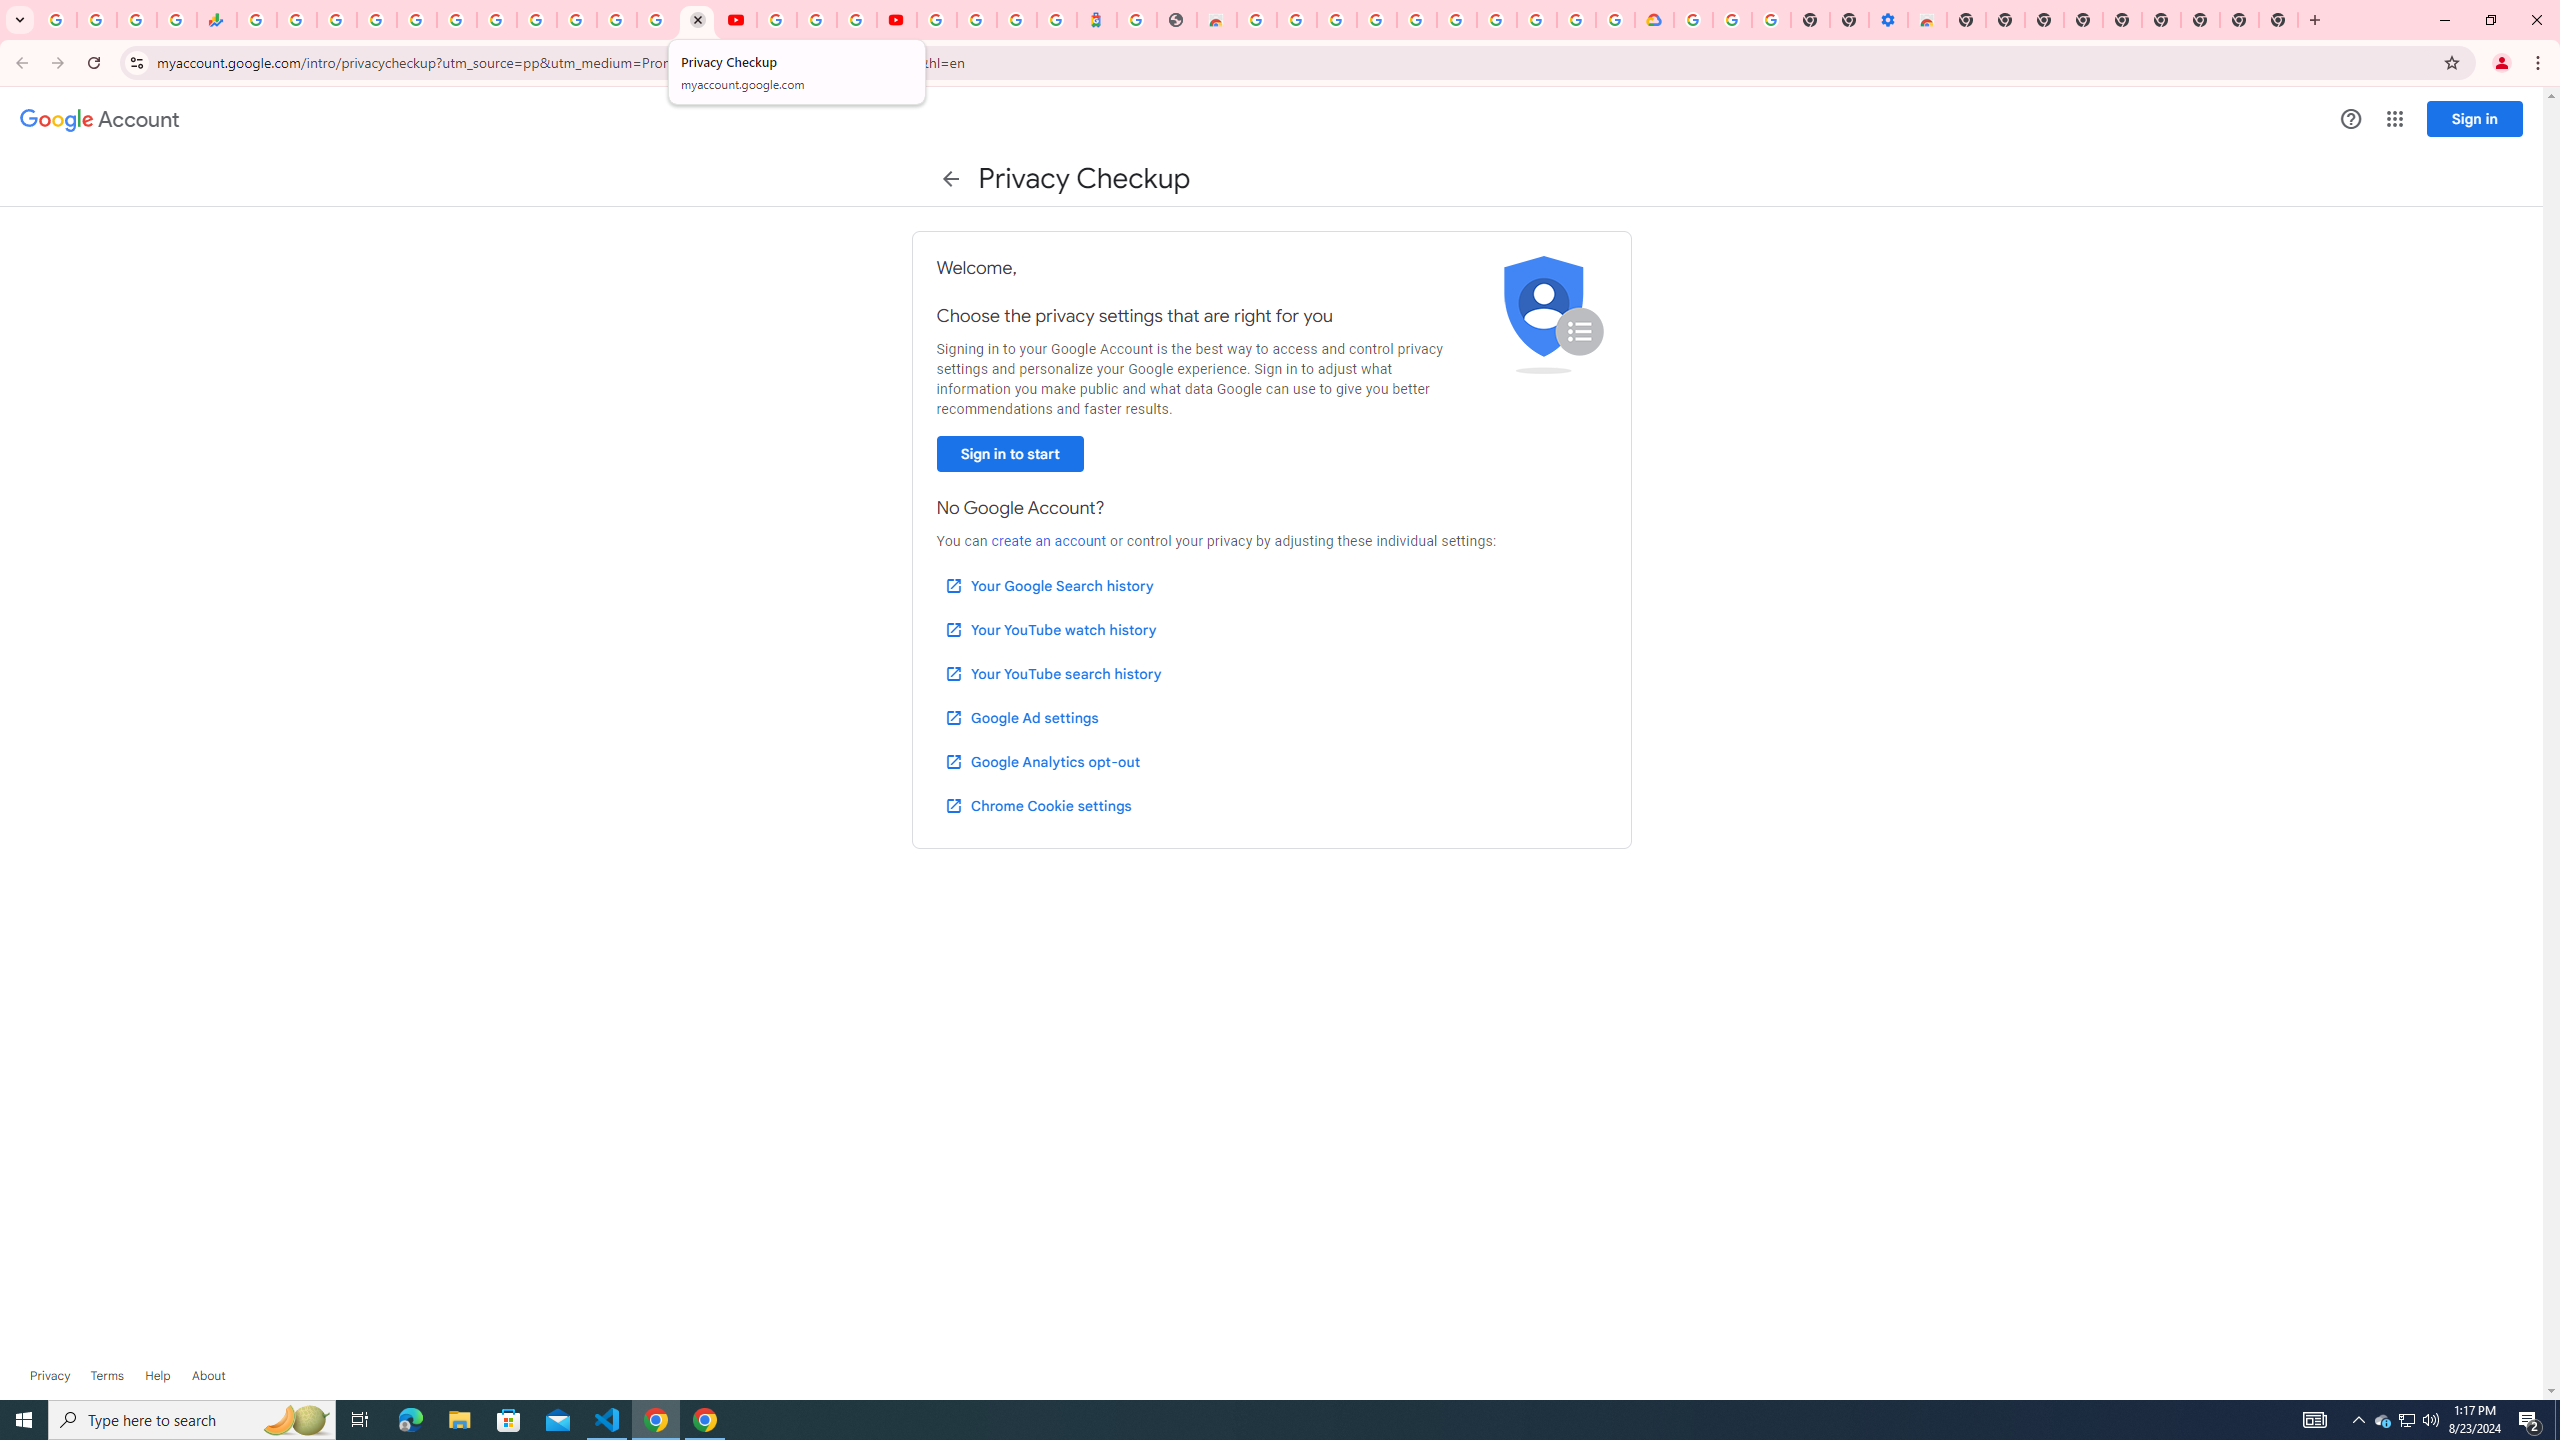 This screenshot has width=2560, height=1440. I want to click on 'Create your Google Account', so click(856, 19).